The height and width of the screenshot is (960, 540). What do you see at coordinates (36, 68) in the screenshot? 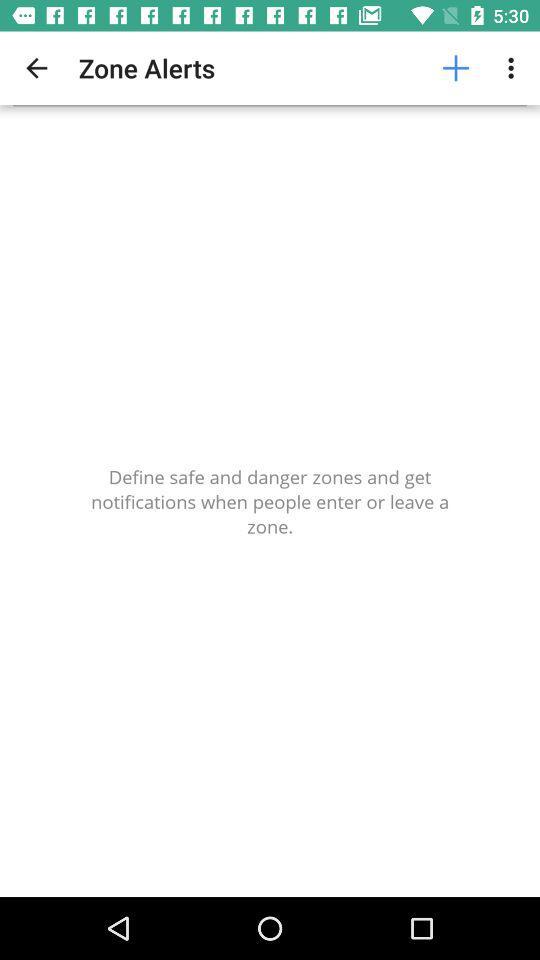
I see `app to the left of the zone alerts item` at bounding box center [36, 68].